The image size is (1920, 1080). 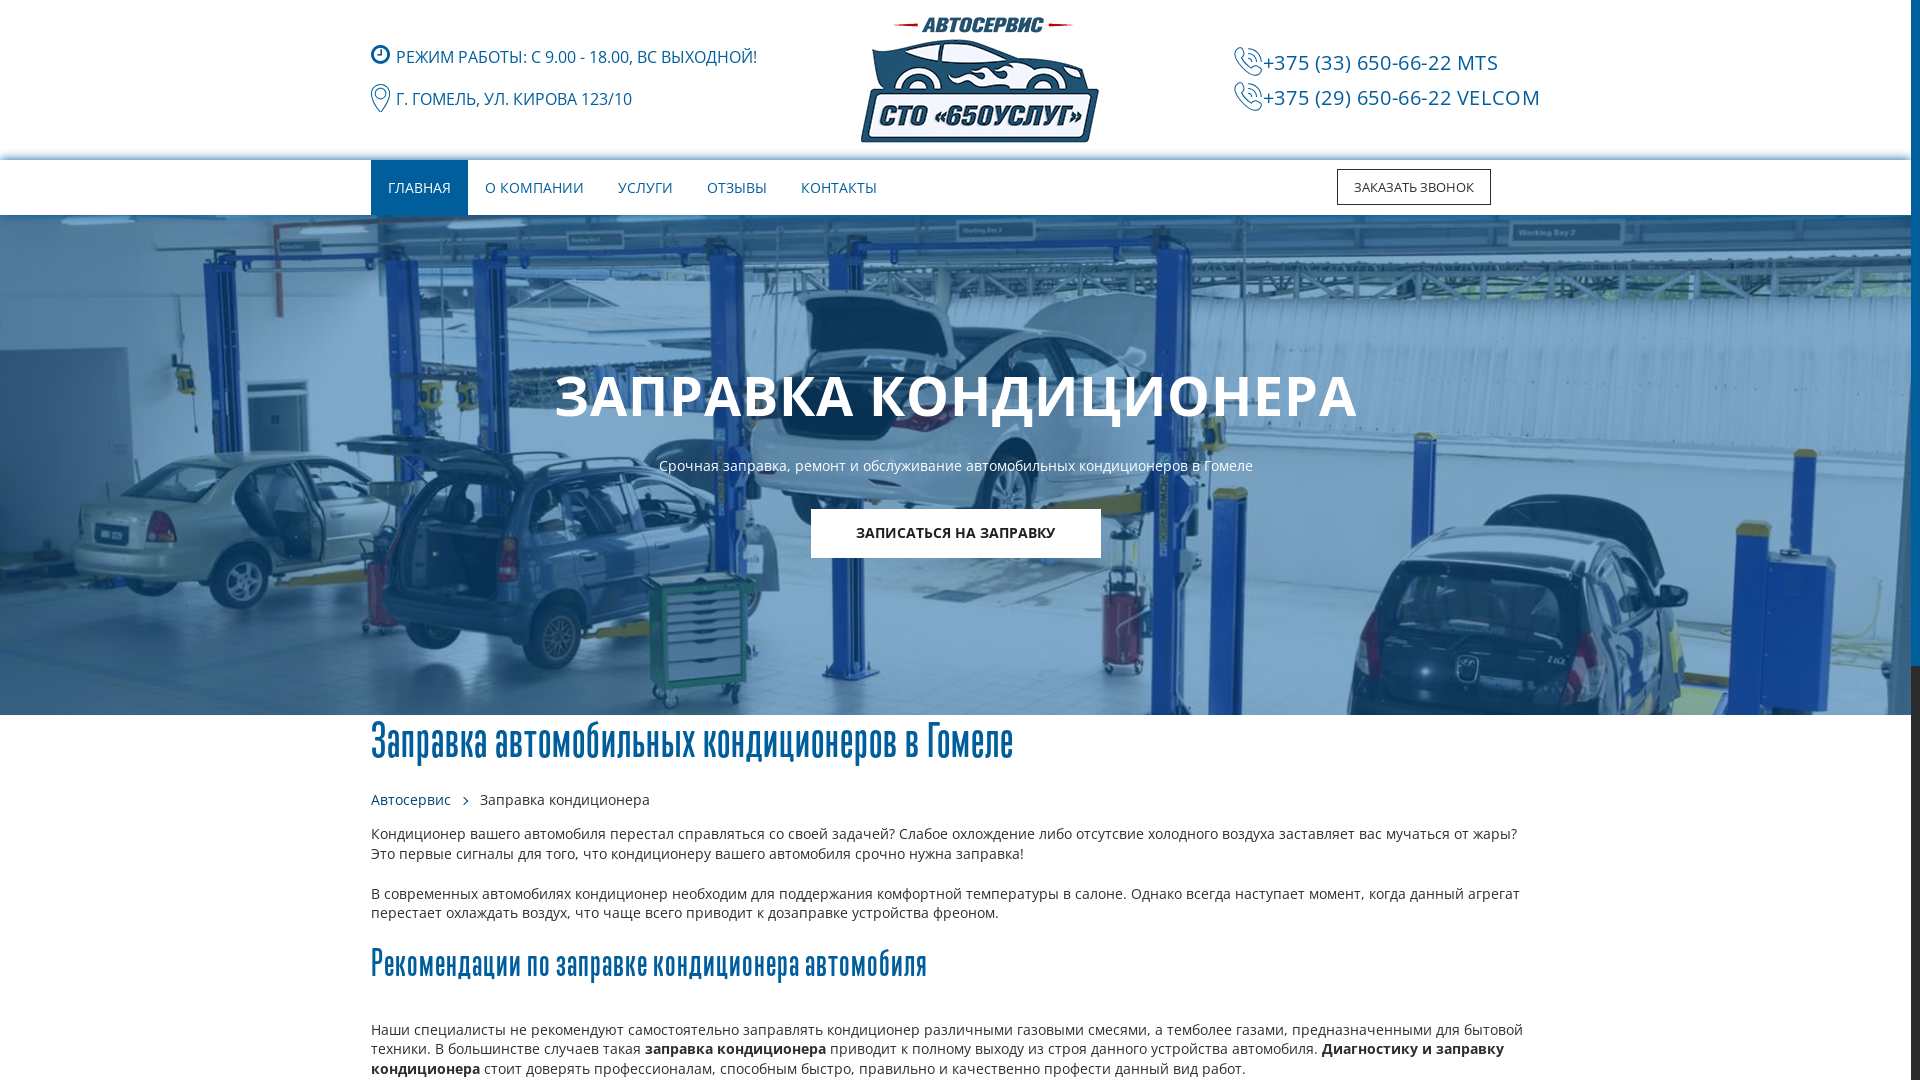 What do you see at coordinates (1380, 60) in the screenshot?
I see `'+375 (33) 650-66-22 MTS'` at bounding box center [1380, 60].